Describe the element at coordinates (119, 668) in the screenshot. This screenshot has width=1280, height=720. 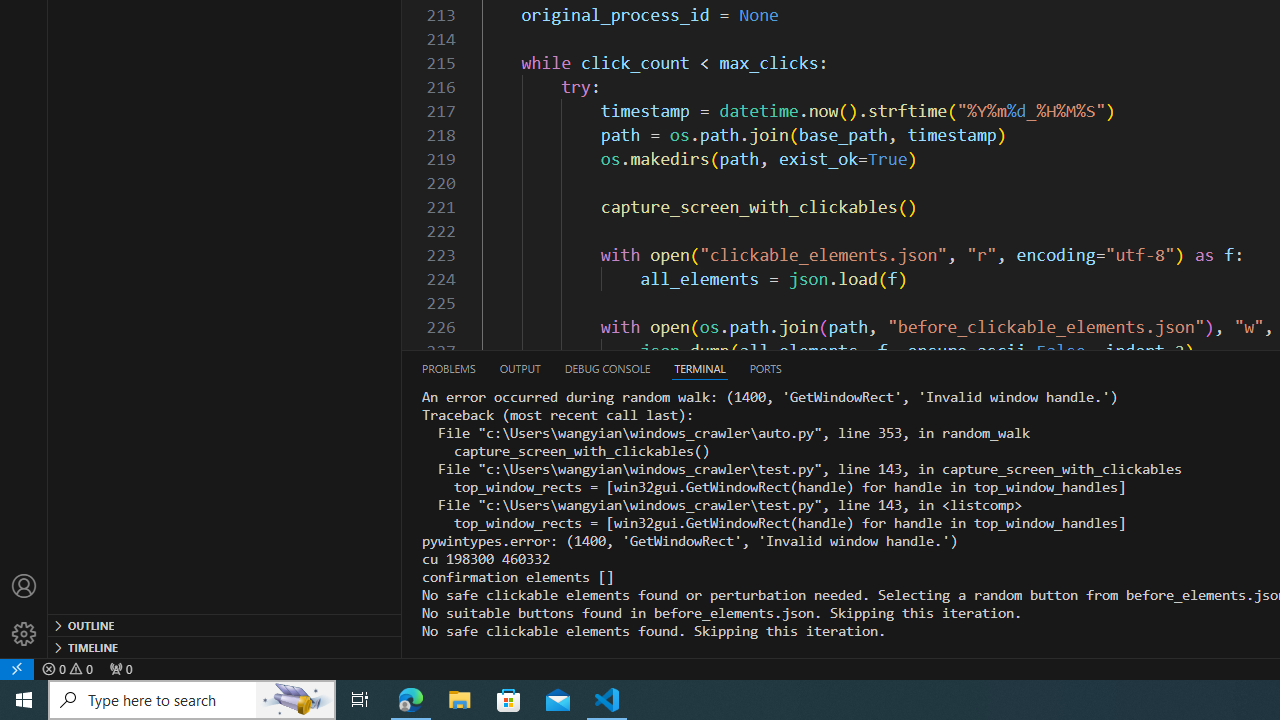
I see `'No Ports Forwarded'` at that location.